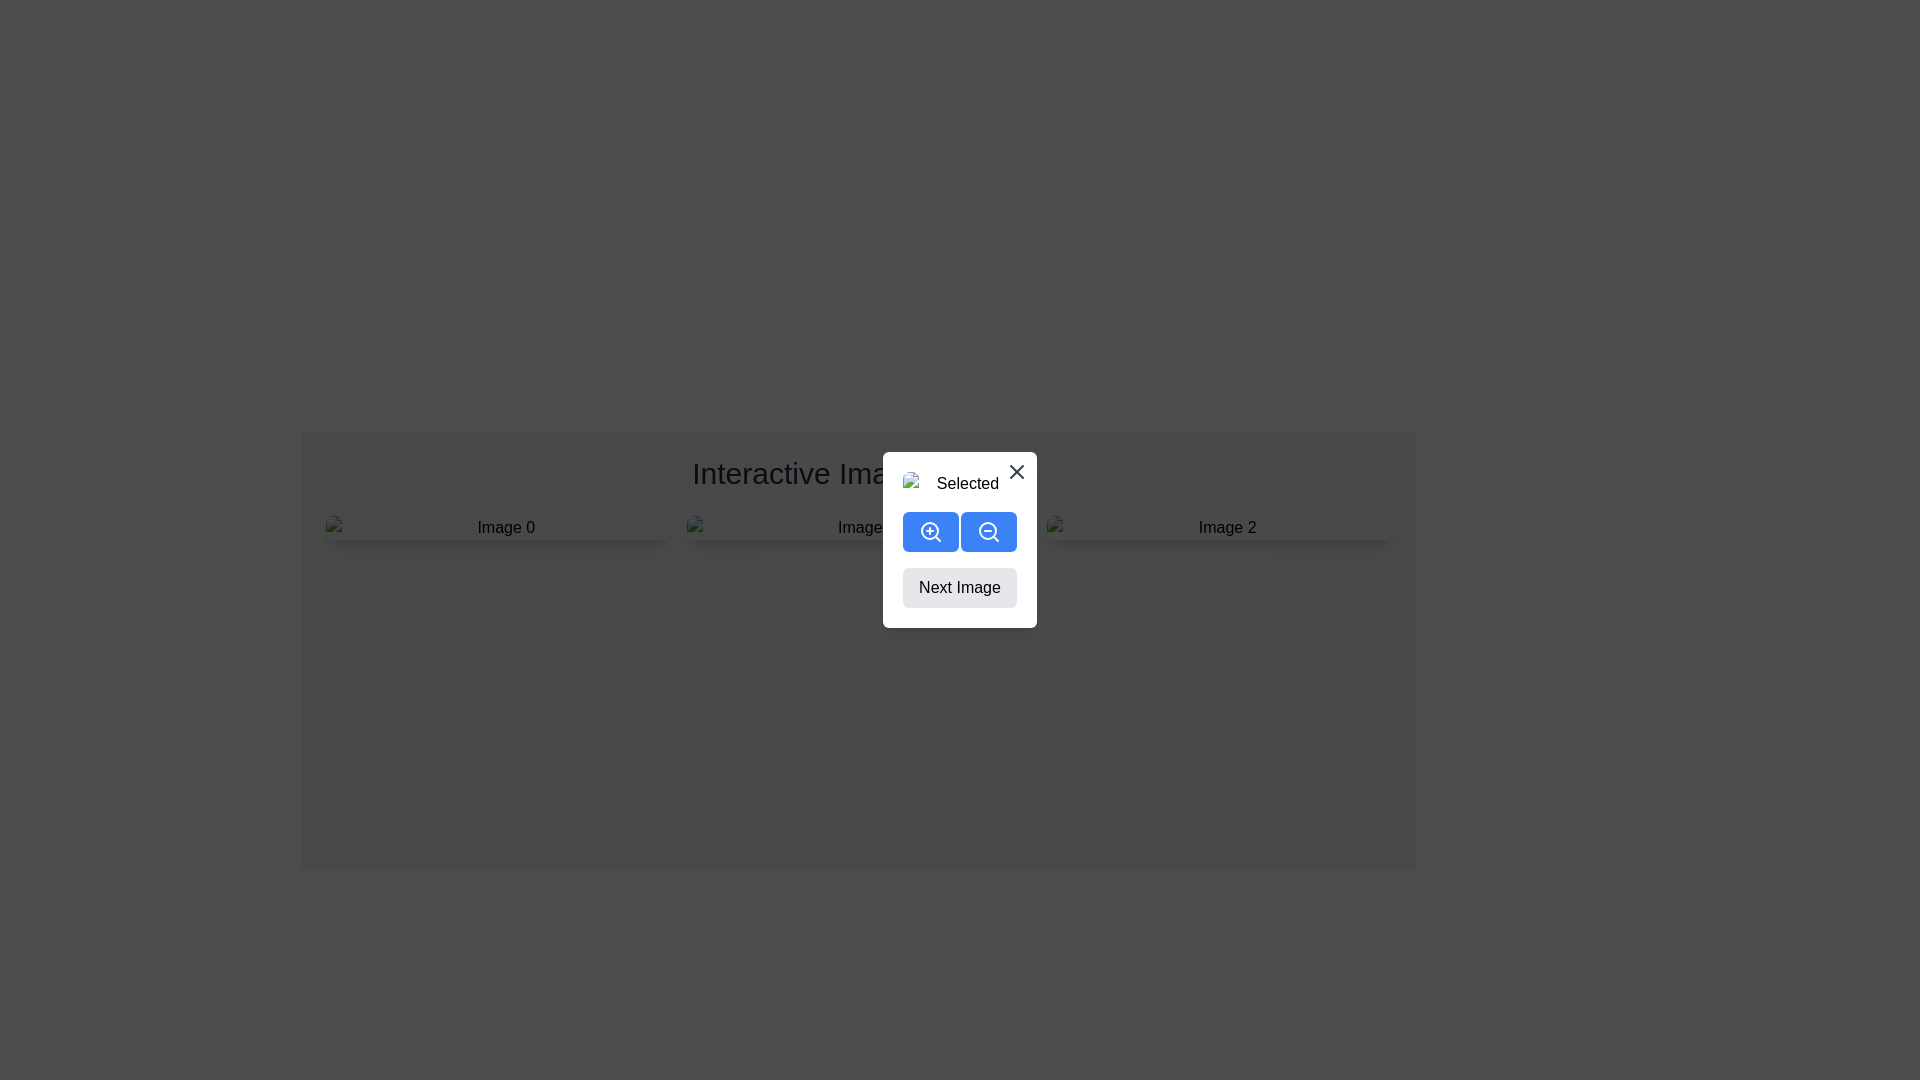 The width and height of the screenshot is (1920, 1080). What do you see at coordinates (498, 527) in the screenshot?
I see `the first image thumbnail labeled 'Image 1' in the horizontal grid layout to interact with it` at bounding box center [498, 527].